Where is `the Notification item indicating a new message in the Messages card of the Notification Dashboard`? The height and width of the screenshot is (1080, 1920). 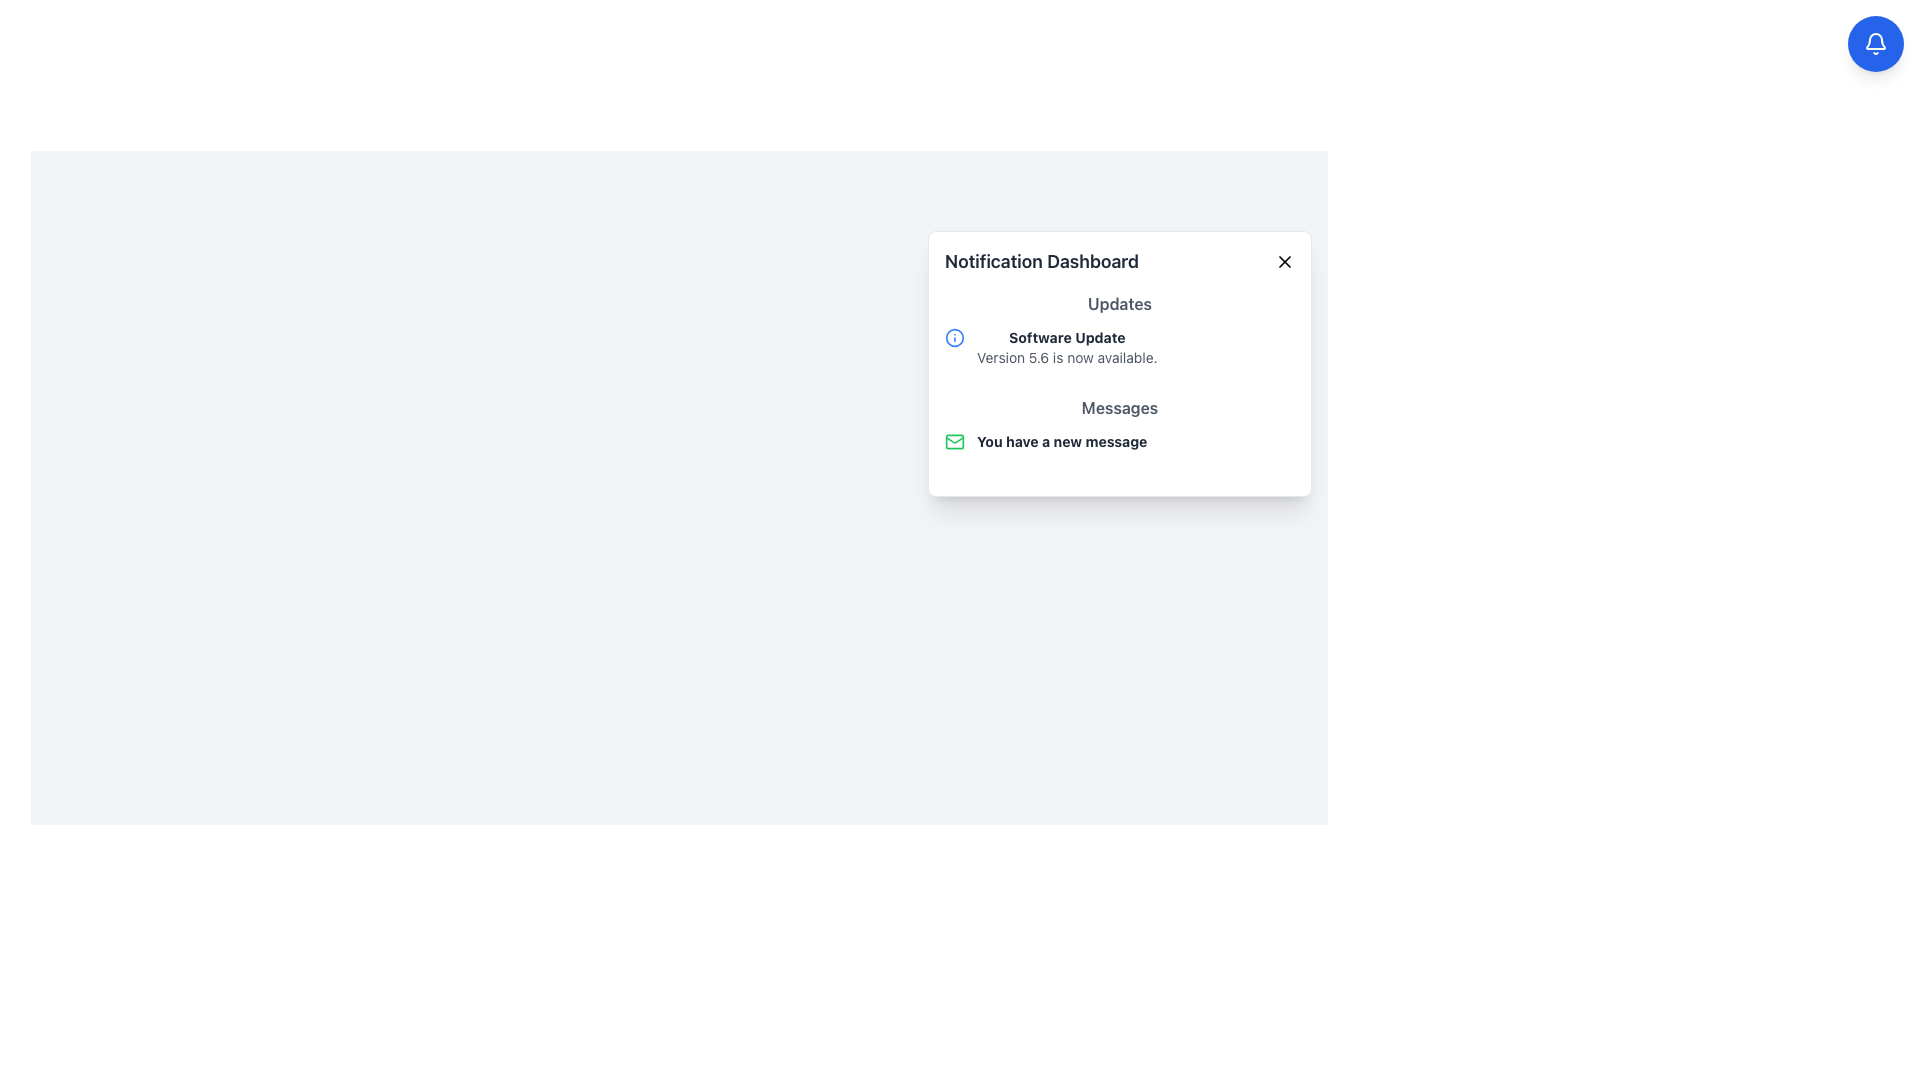 the Notification item indicating a new message in the Messages card of the Notification Dashboard is located at coordinates (1118, 441).